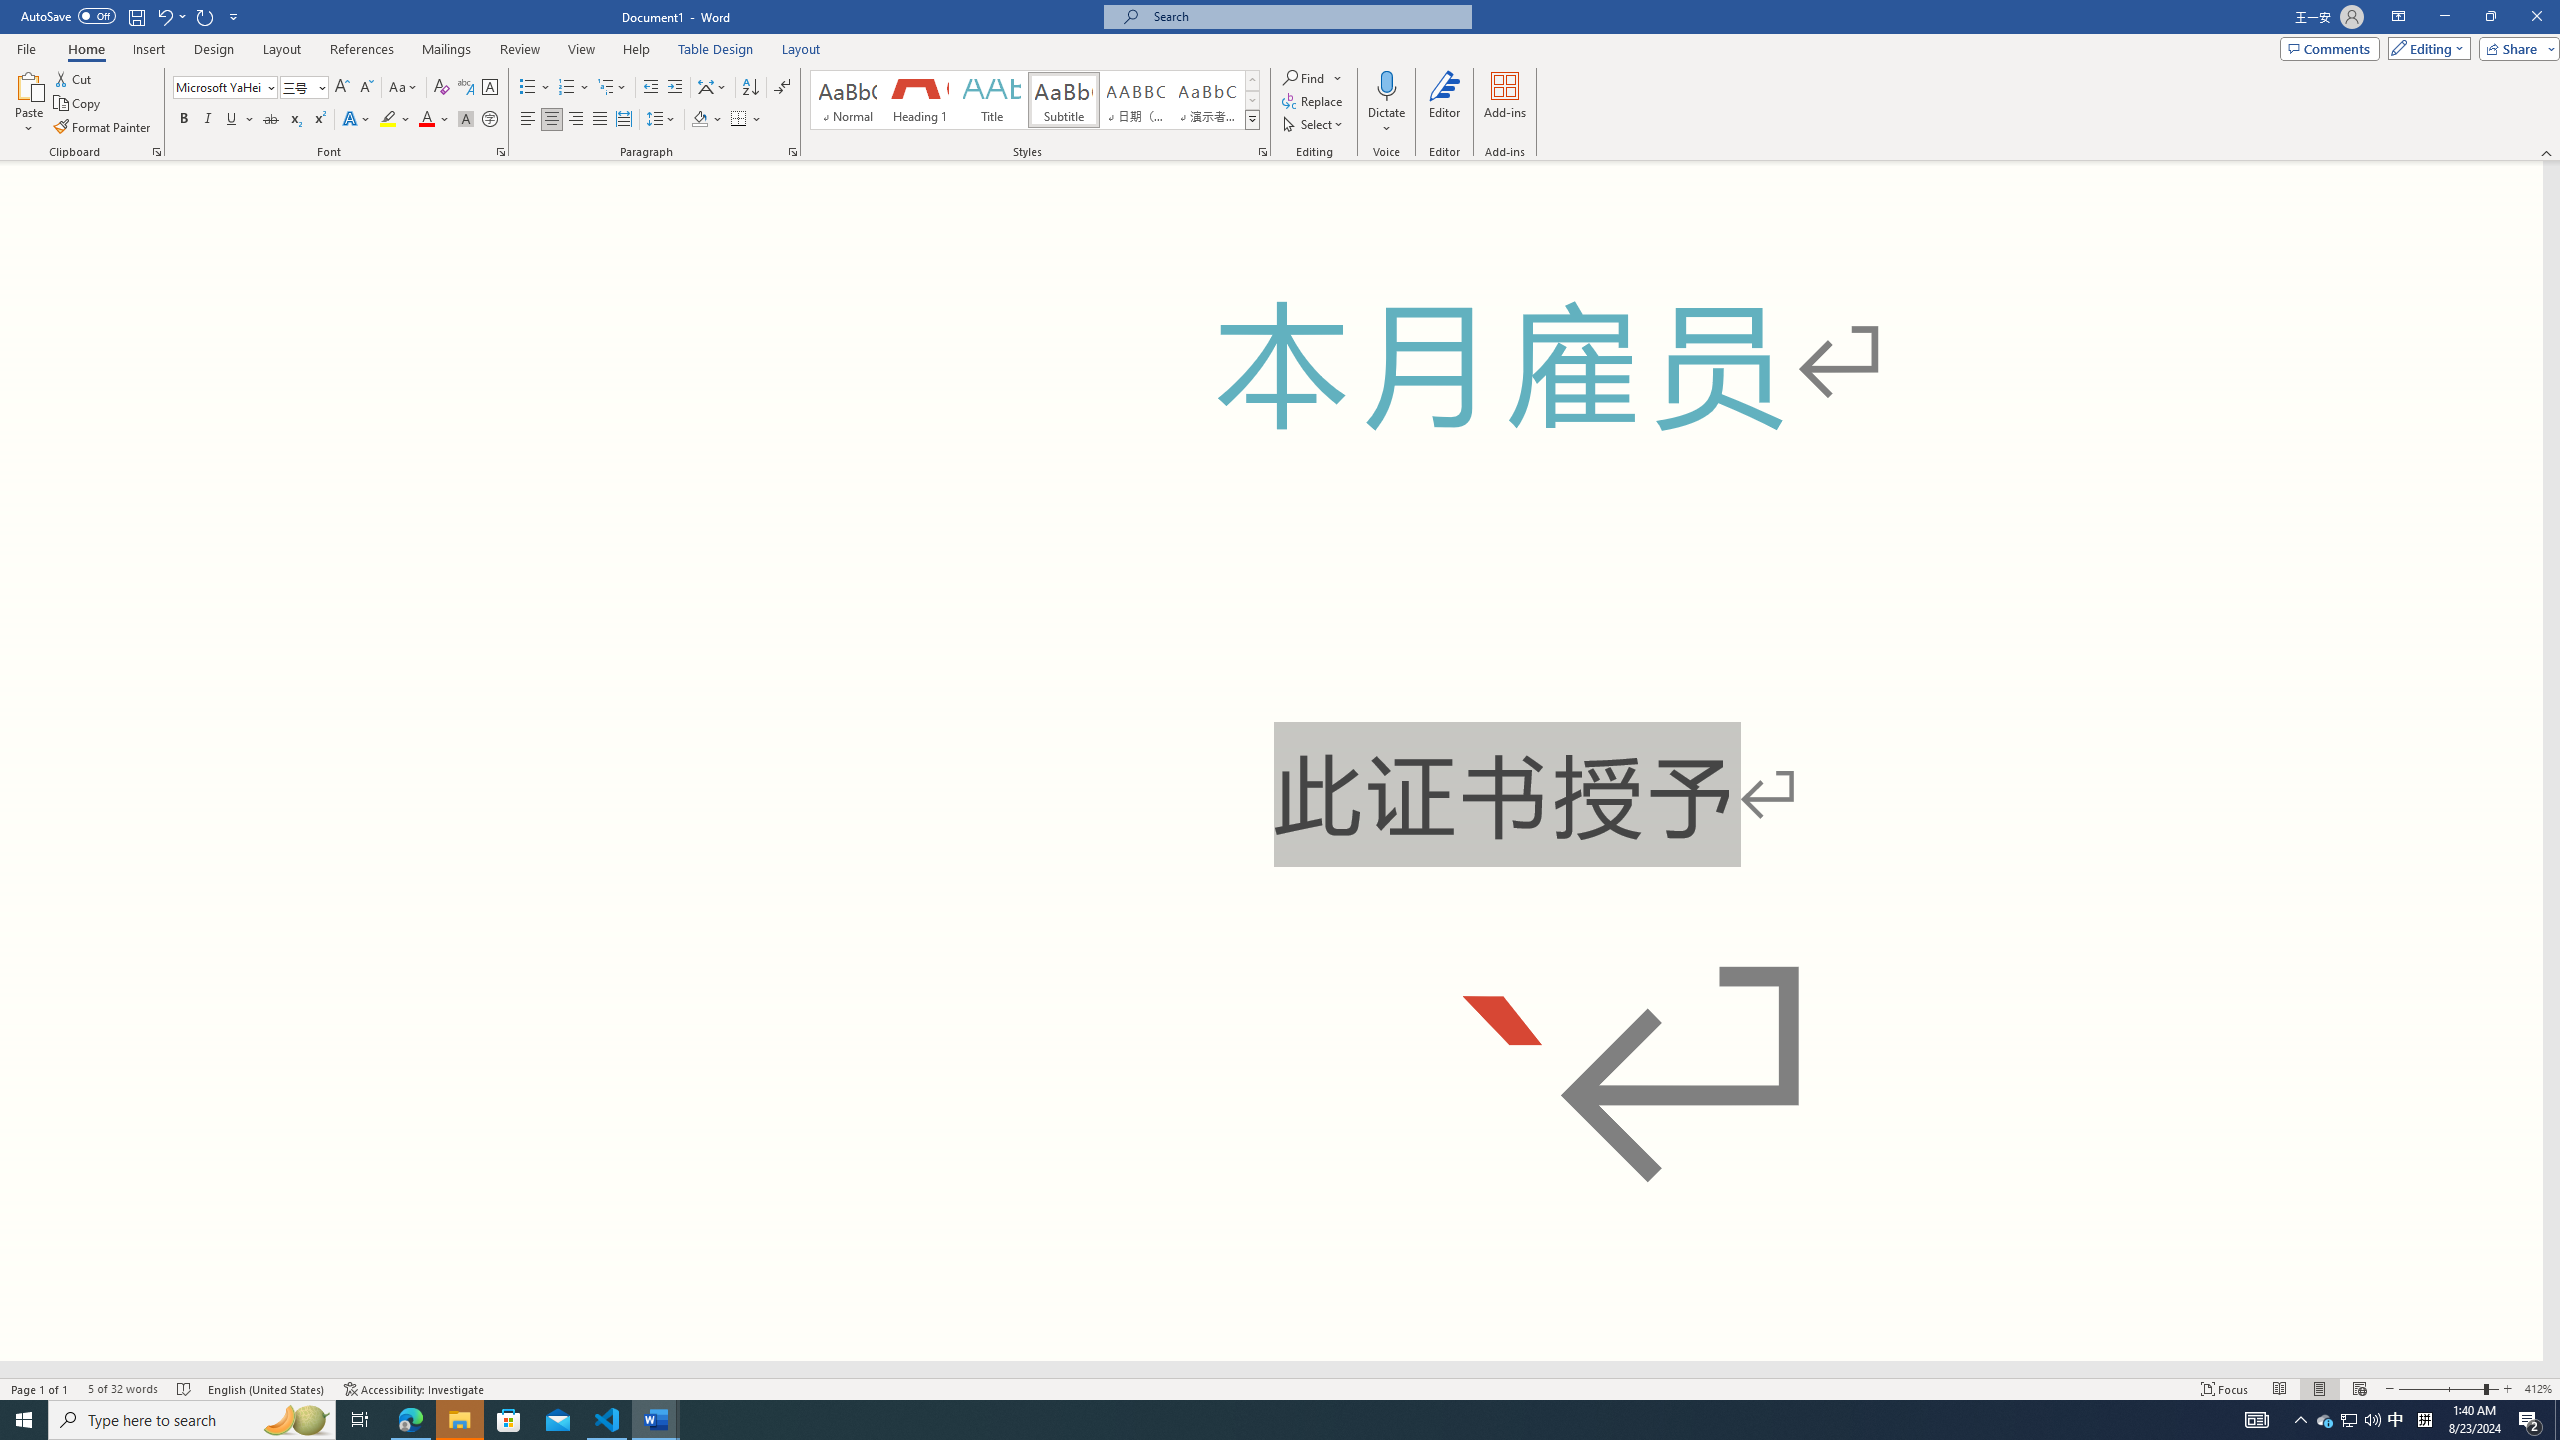 The image size is (2560, 1440). What do you see at coordinates (750, 87) in the screenshot?
I see `'Sort...'` at bounding box center [750, 87].